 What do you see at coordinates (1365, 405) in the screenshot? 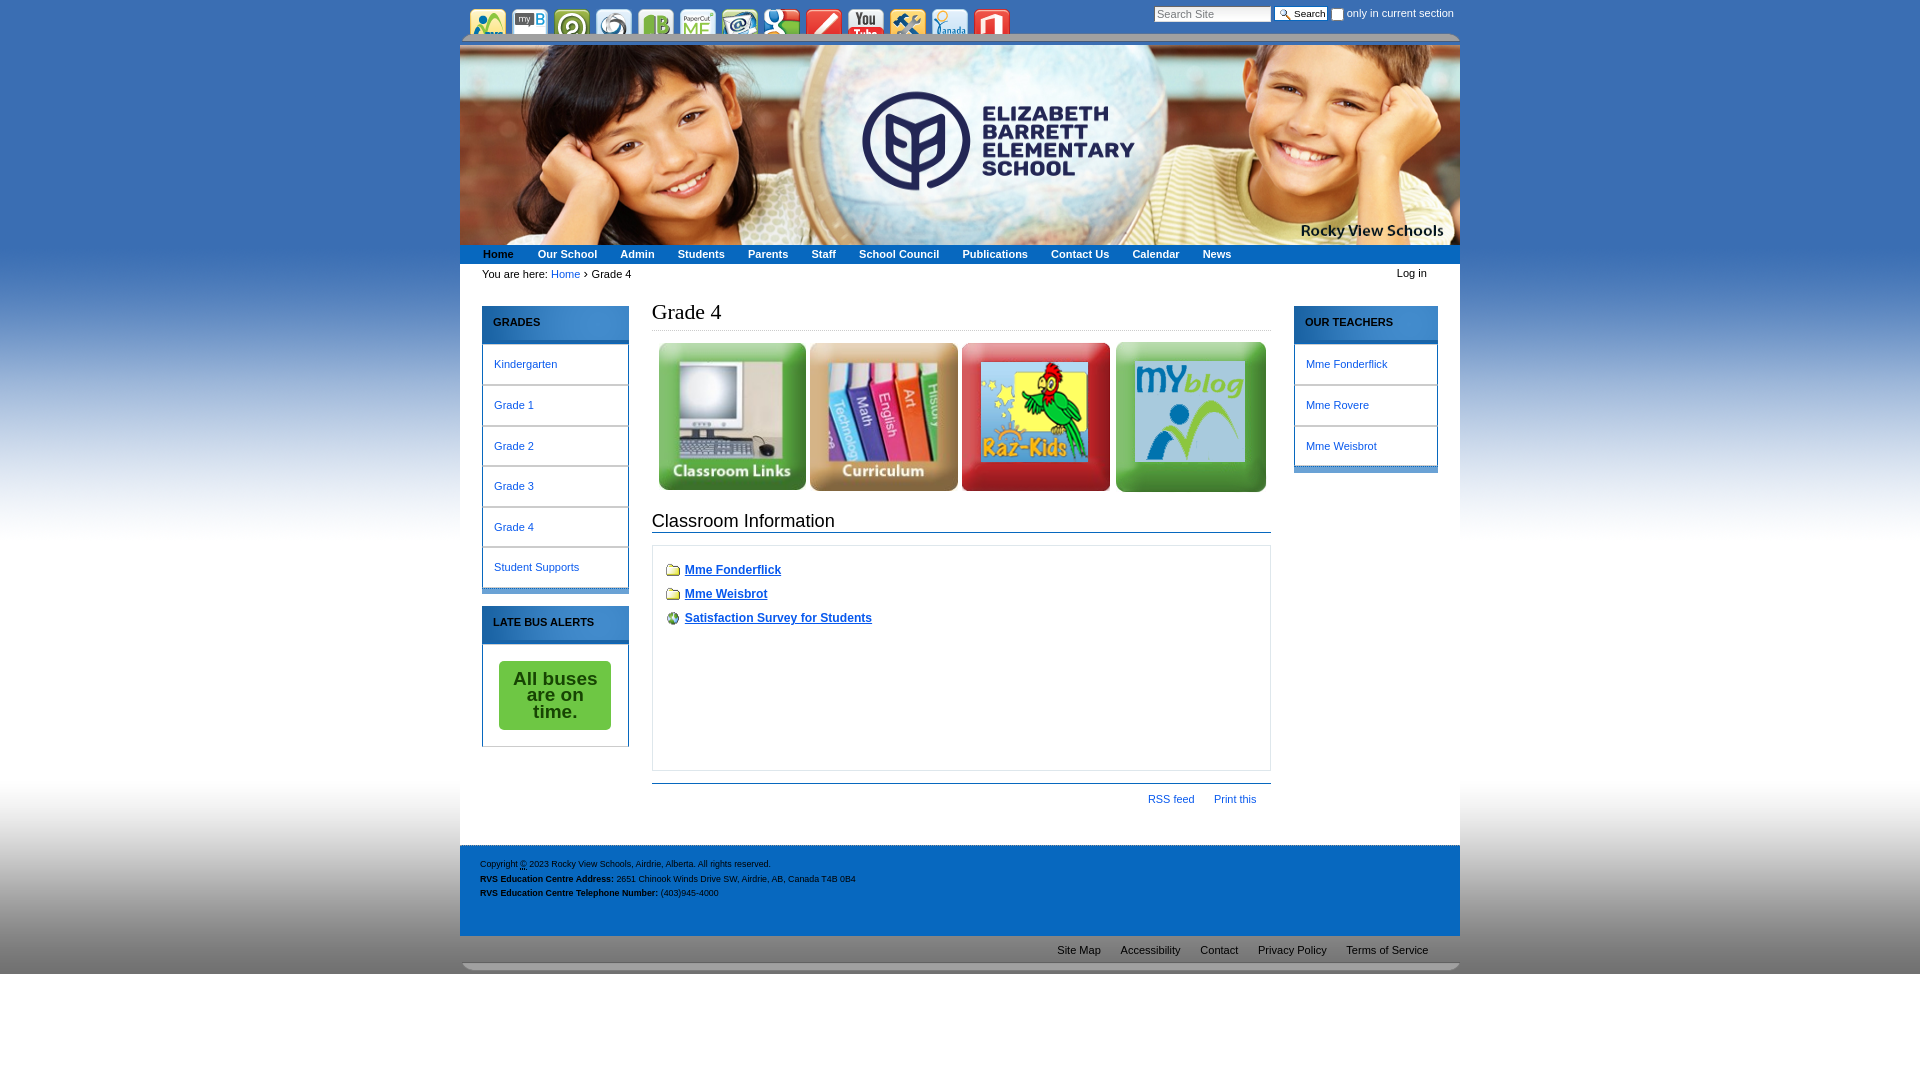
I see `'Mme Rovere'` at bounding box center [1365, 405].